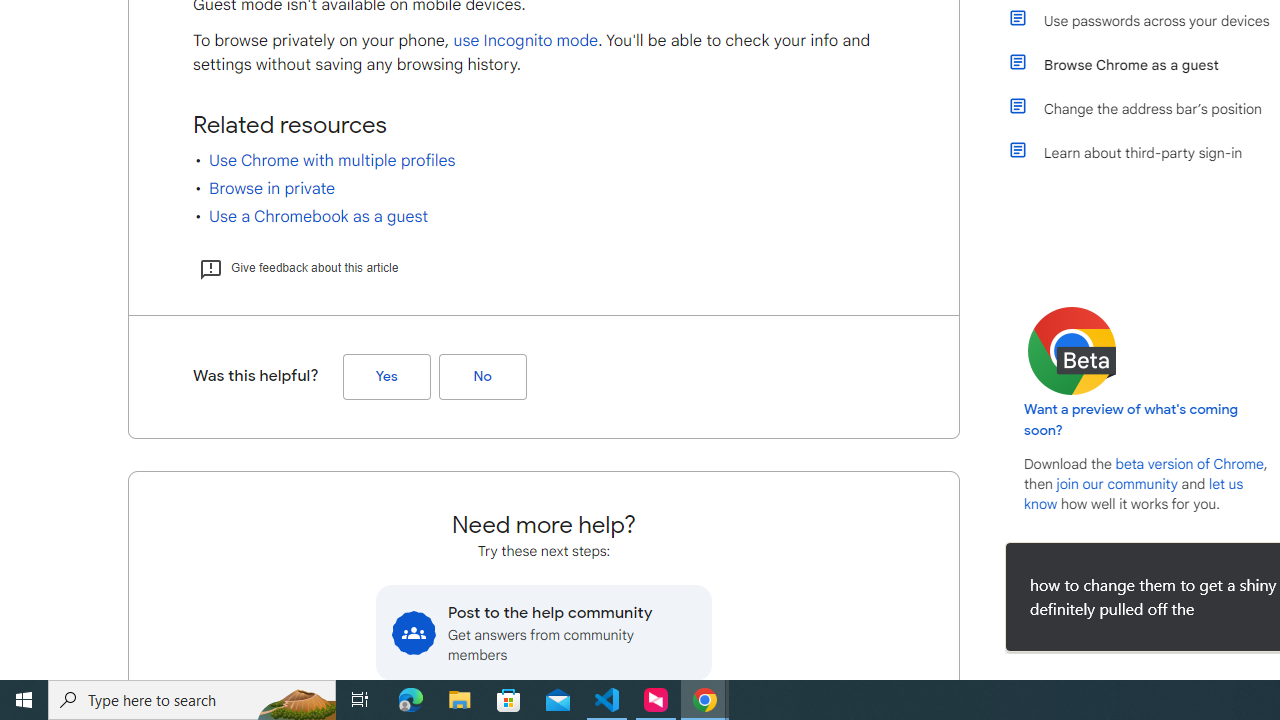 This screenshot has width=1280, height=720. What do you see at coordinates (1131, 419) in the screenshot?
I see `'Want a preview of what'` at bounding box center [1131, 419].